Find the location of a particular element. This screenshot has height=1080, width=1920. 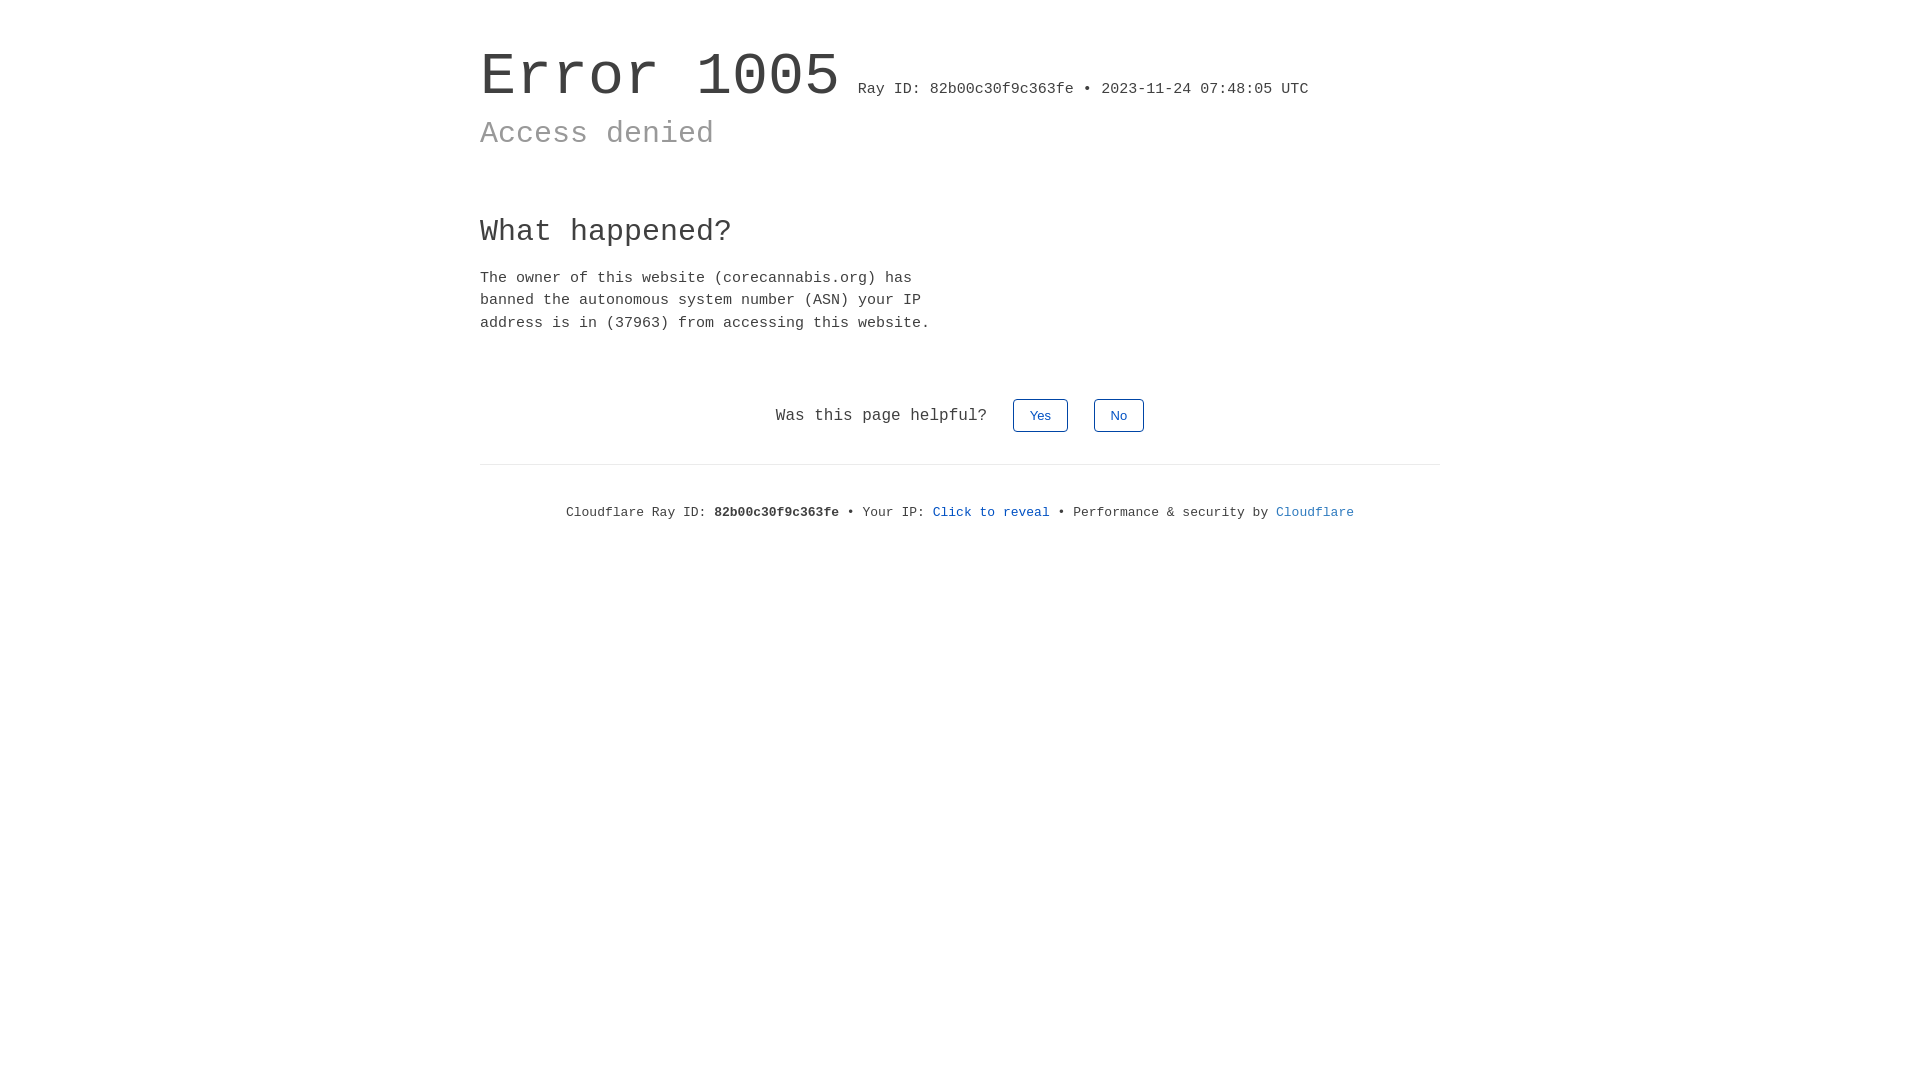

'No' is located at coordinates (1118, 414).